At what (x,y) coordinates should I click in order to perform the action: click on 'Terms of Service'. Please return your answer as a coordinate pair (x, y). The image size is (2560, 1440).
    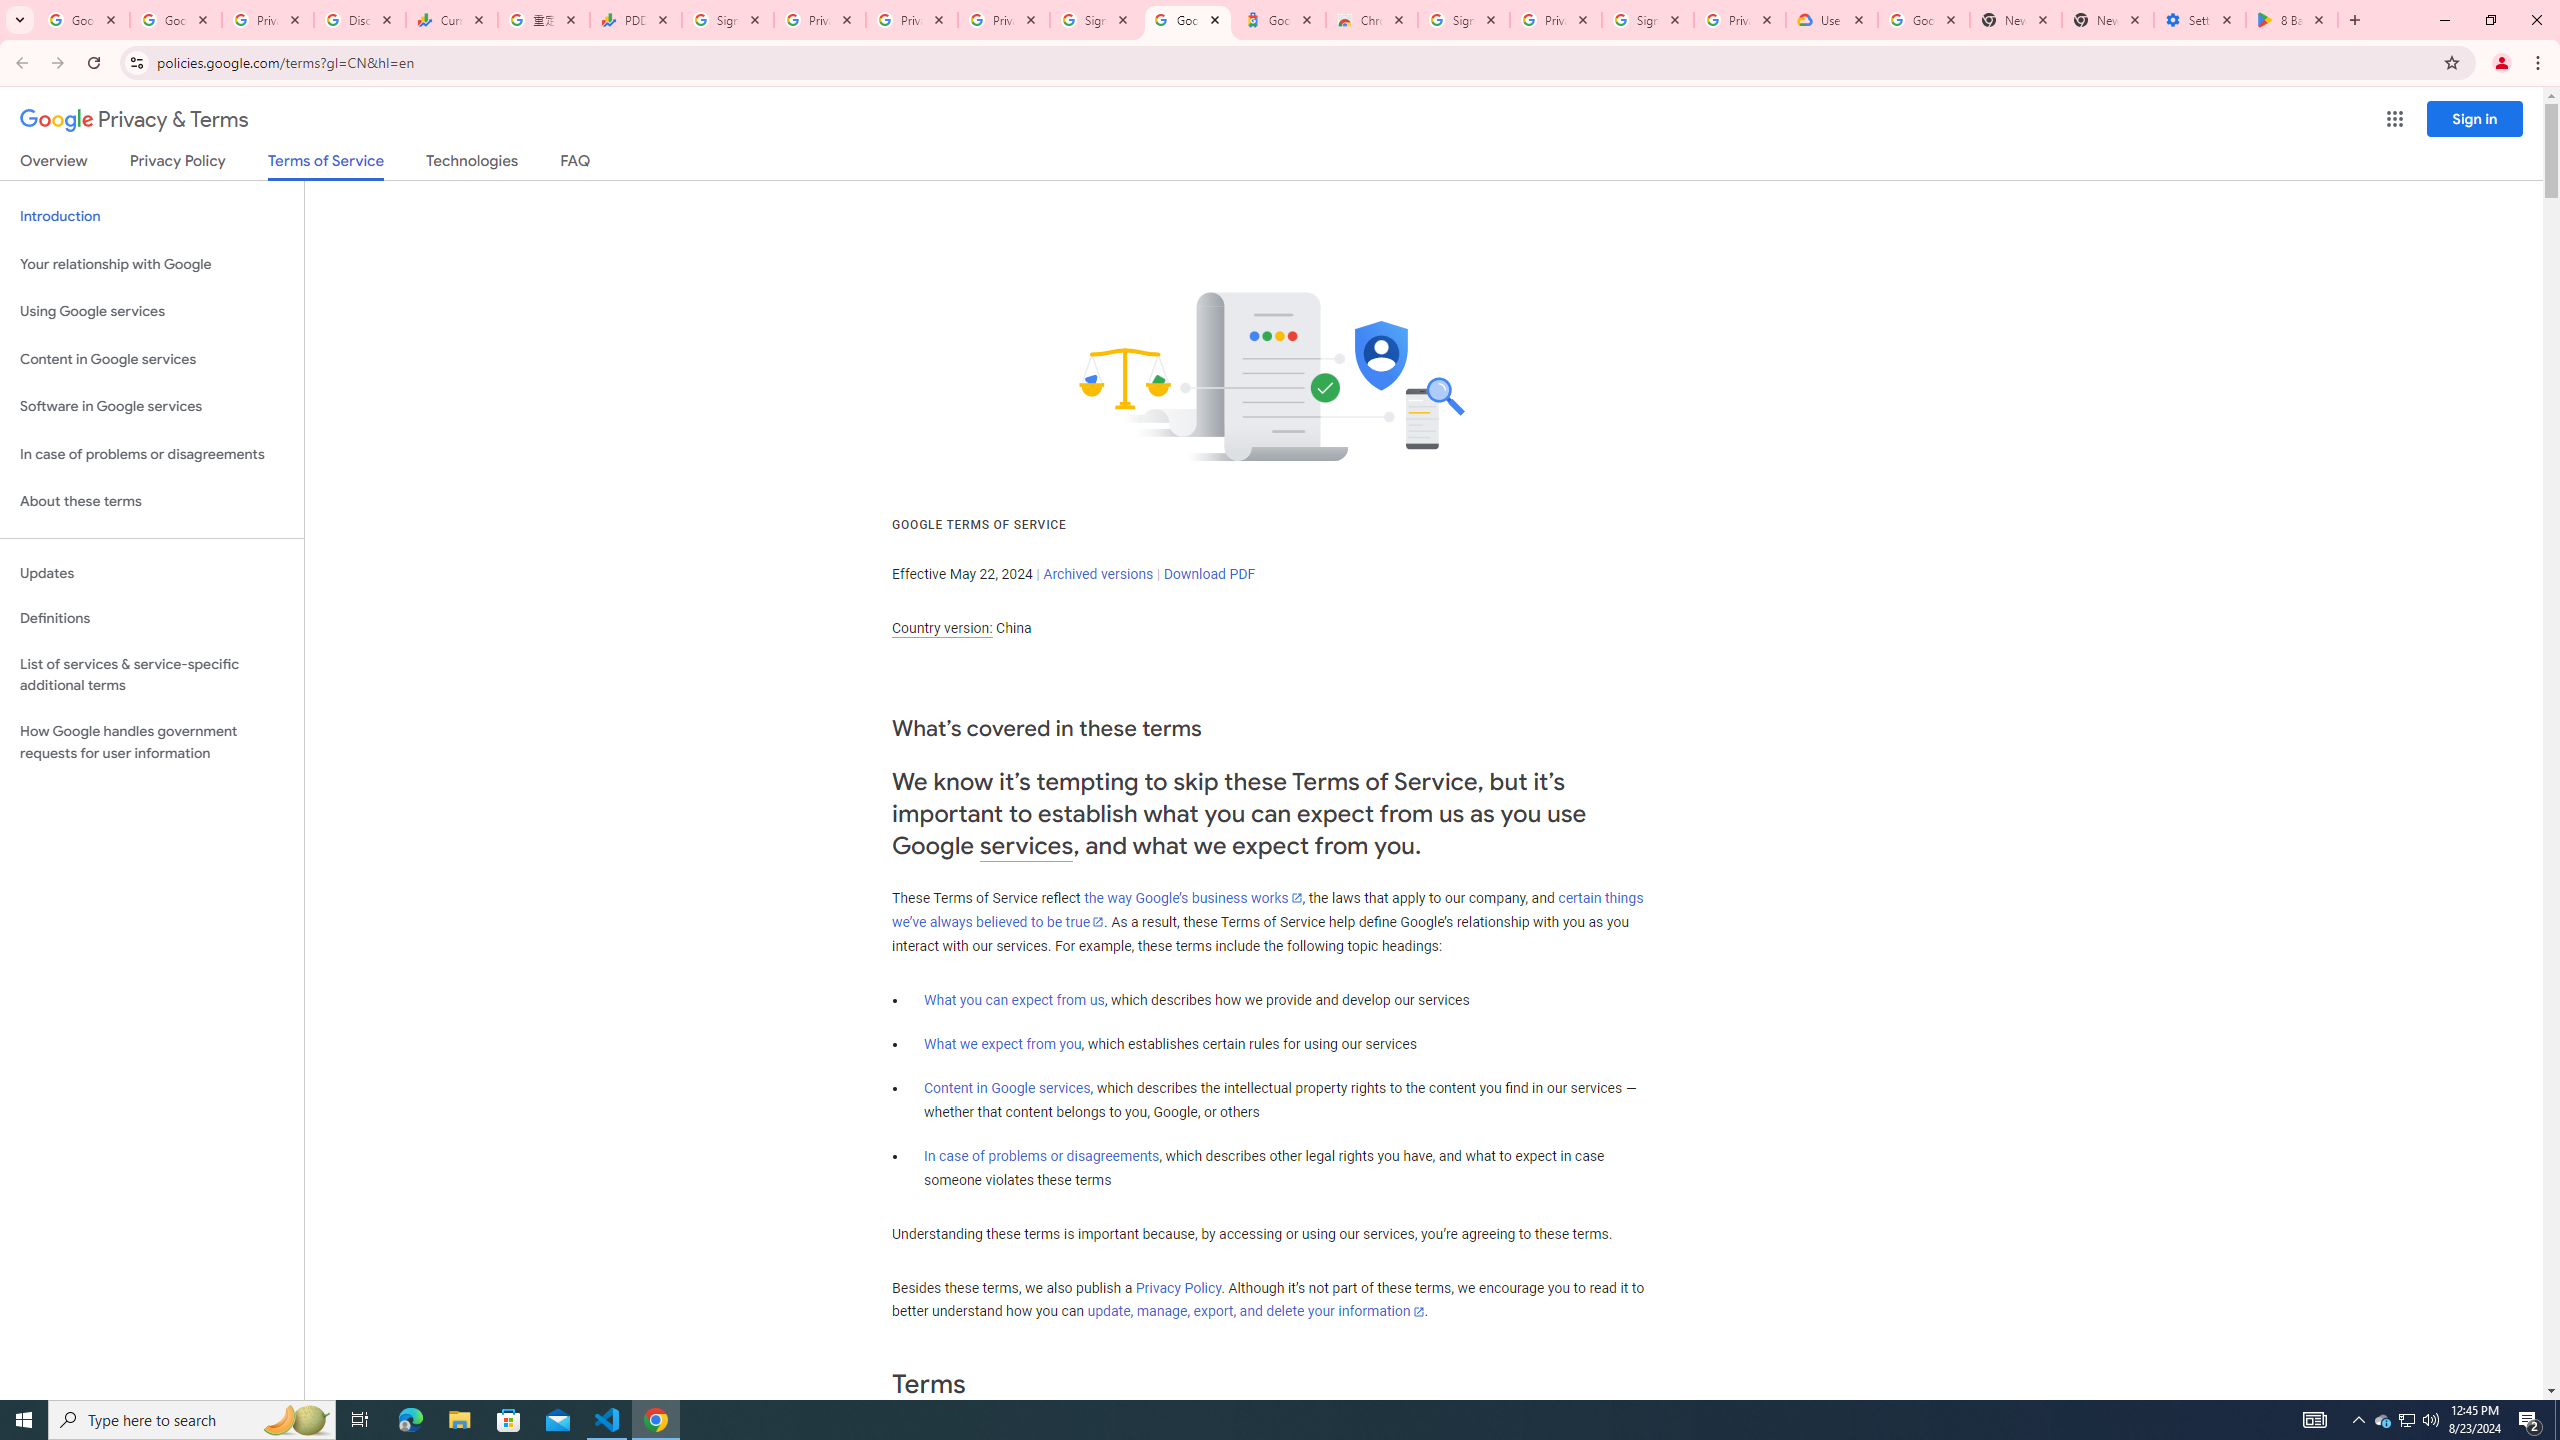
    Looking at the image, I should click on (325, 165).